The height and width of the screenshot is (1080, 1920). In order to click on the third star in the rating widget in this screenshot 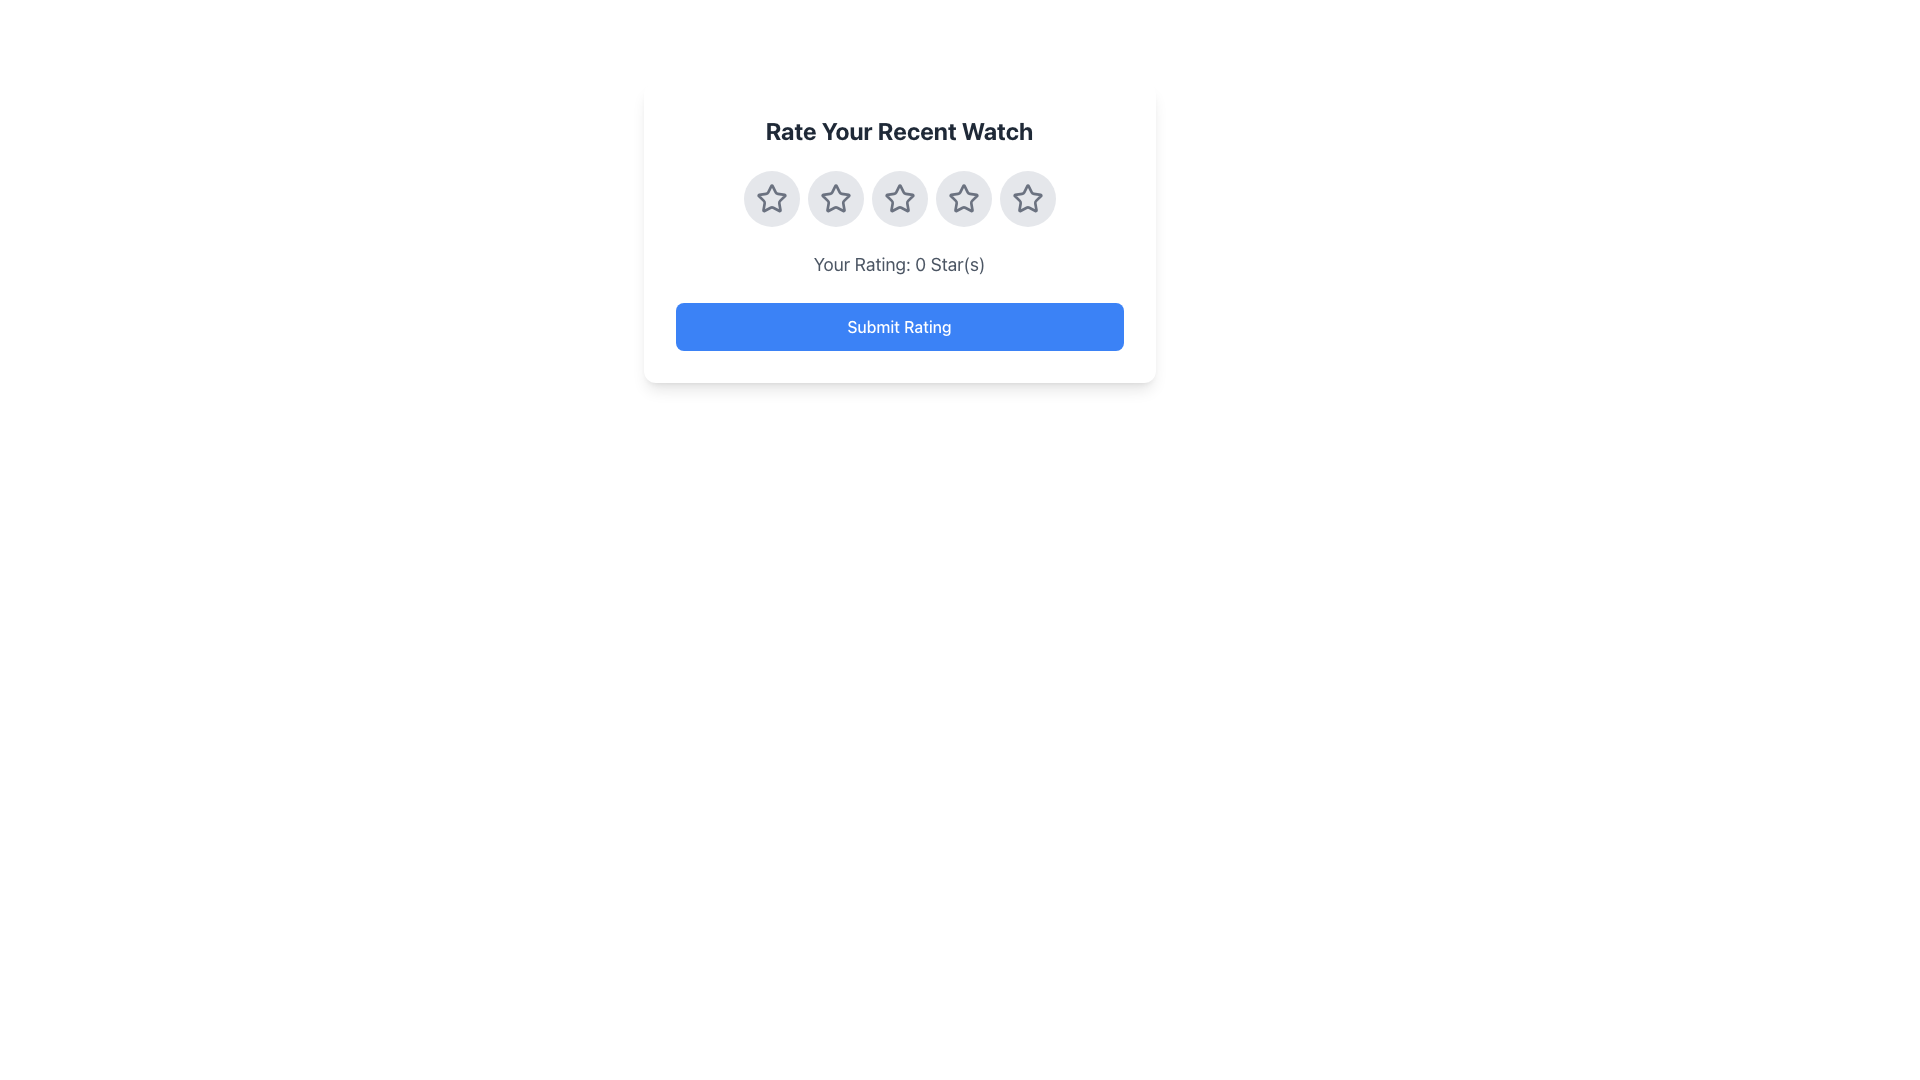, I will do `click(898, 198)`.